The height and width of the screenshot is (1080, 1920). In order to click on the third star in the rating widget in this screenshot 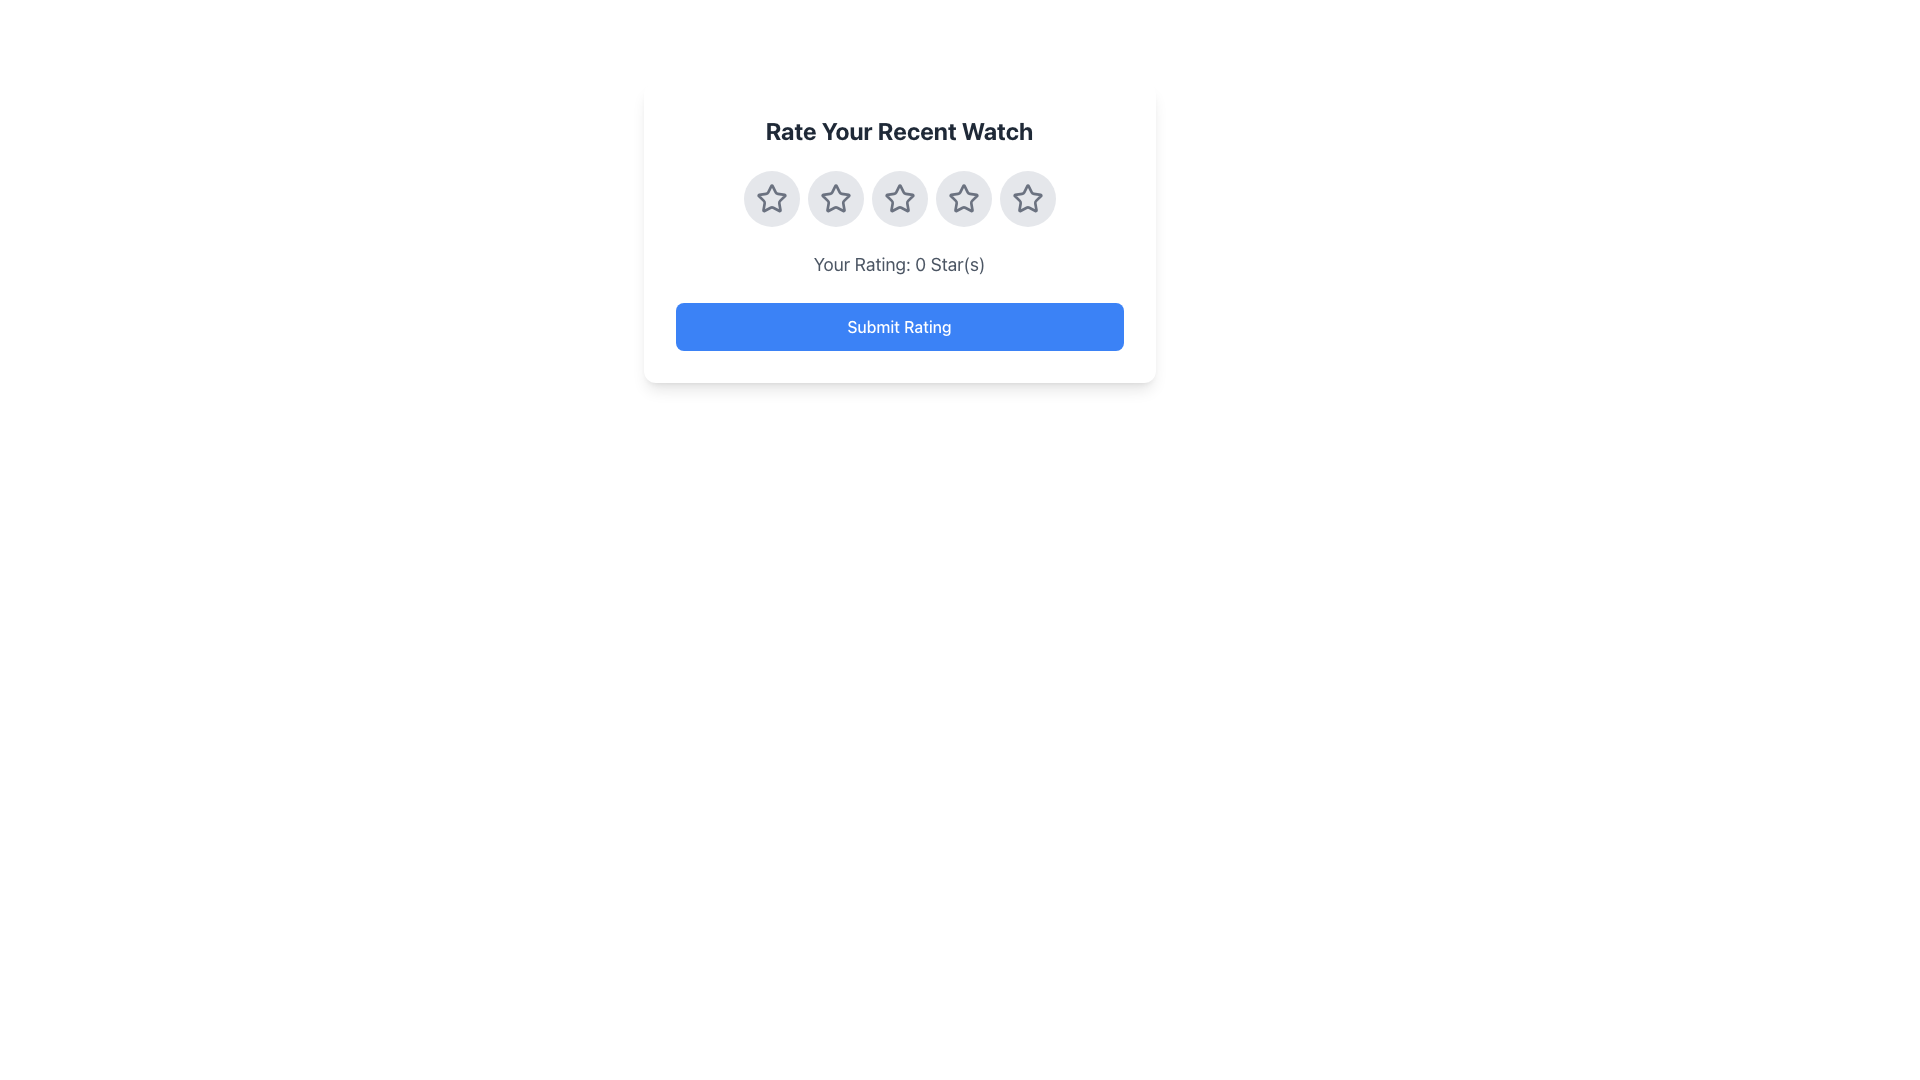, I will do `click(898, 198)`.